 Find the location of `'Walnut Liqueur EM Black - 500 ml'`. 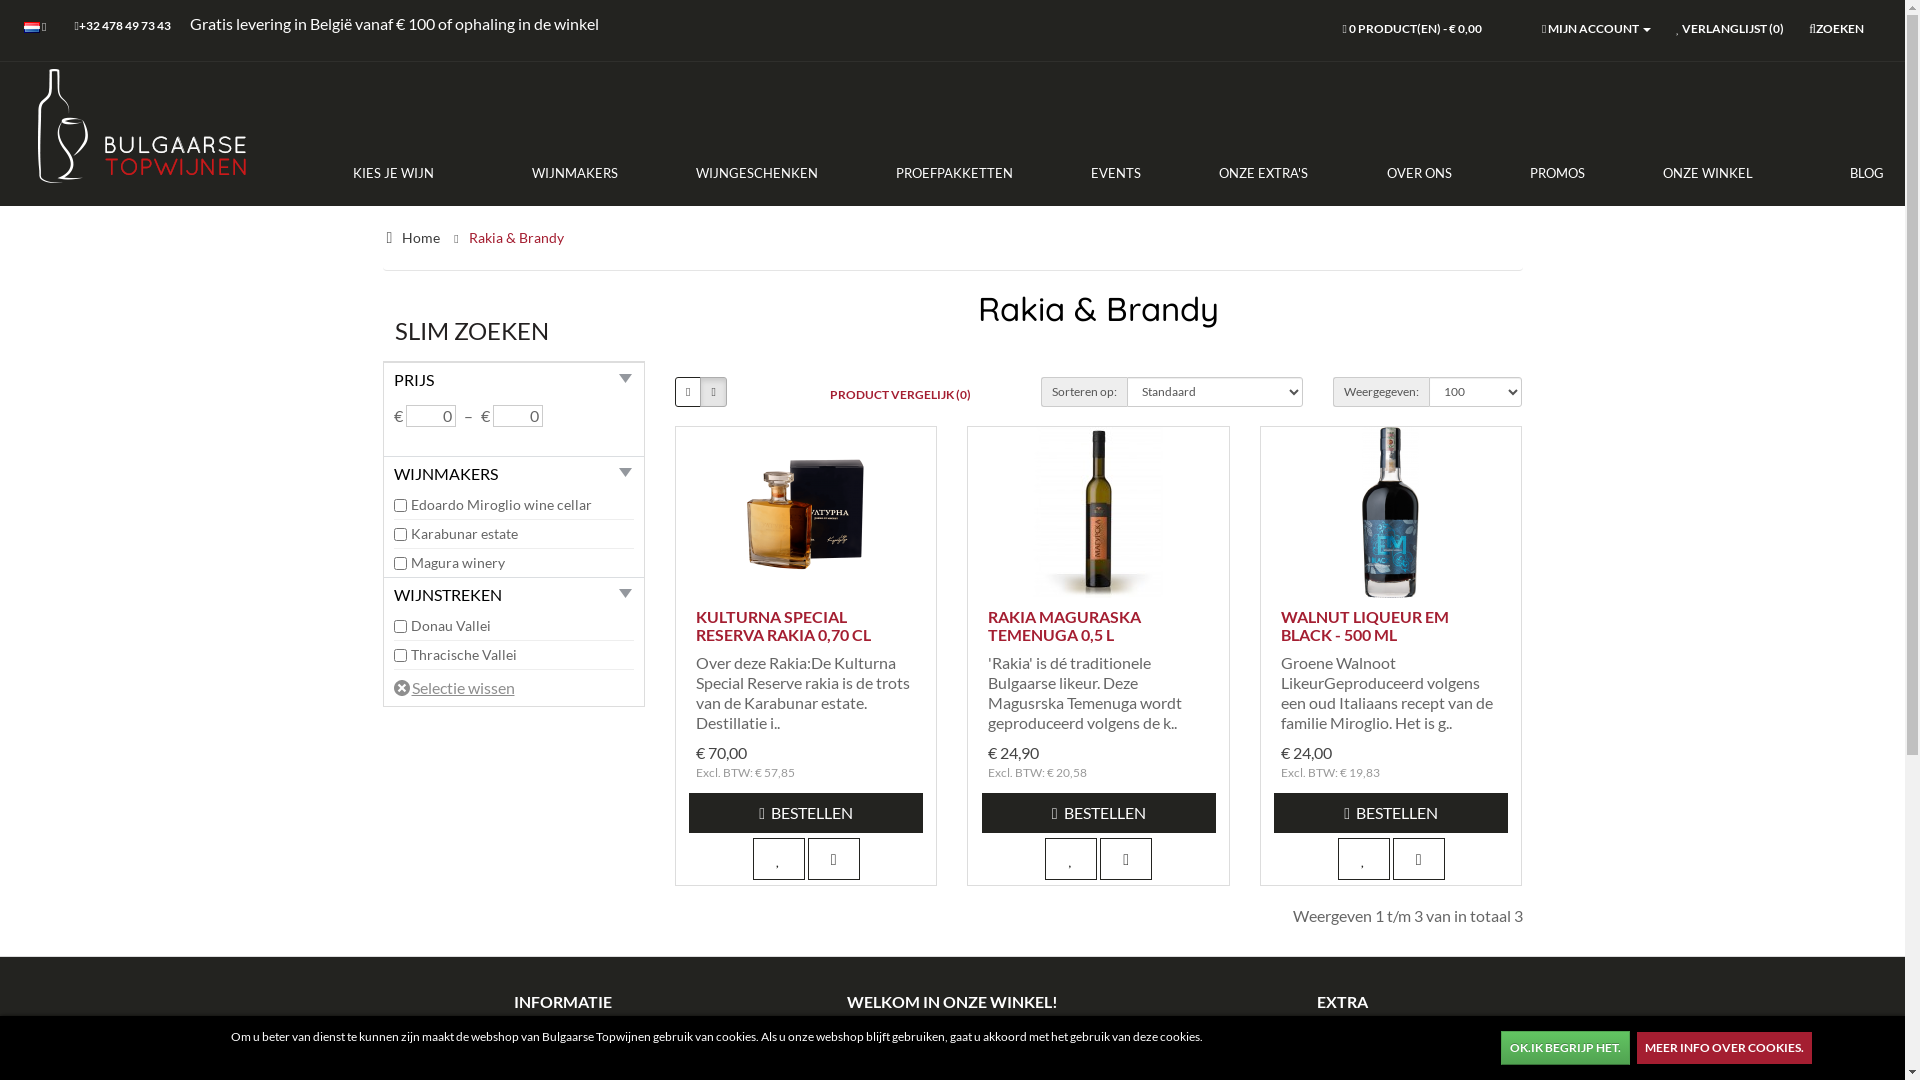

'Walnut Liqueur EM Black - 500 ml' is located at coordinates (1390, 511).